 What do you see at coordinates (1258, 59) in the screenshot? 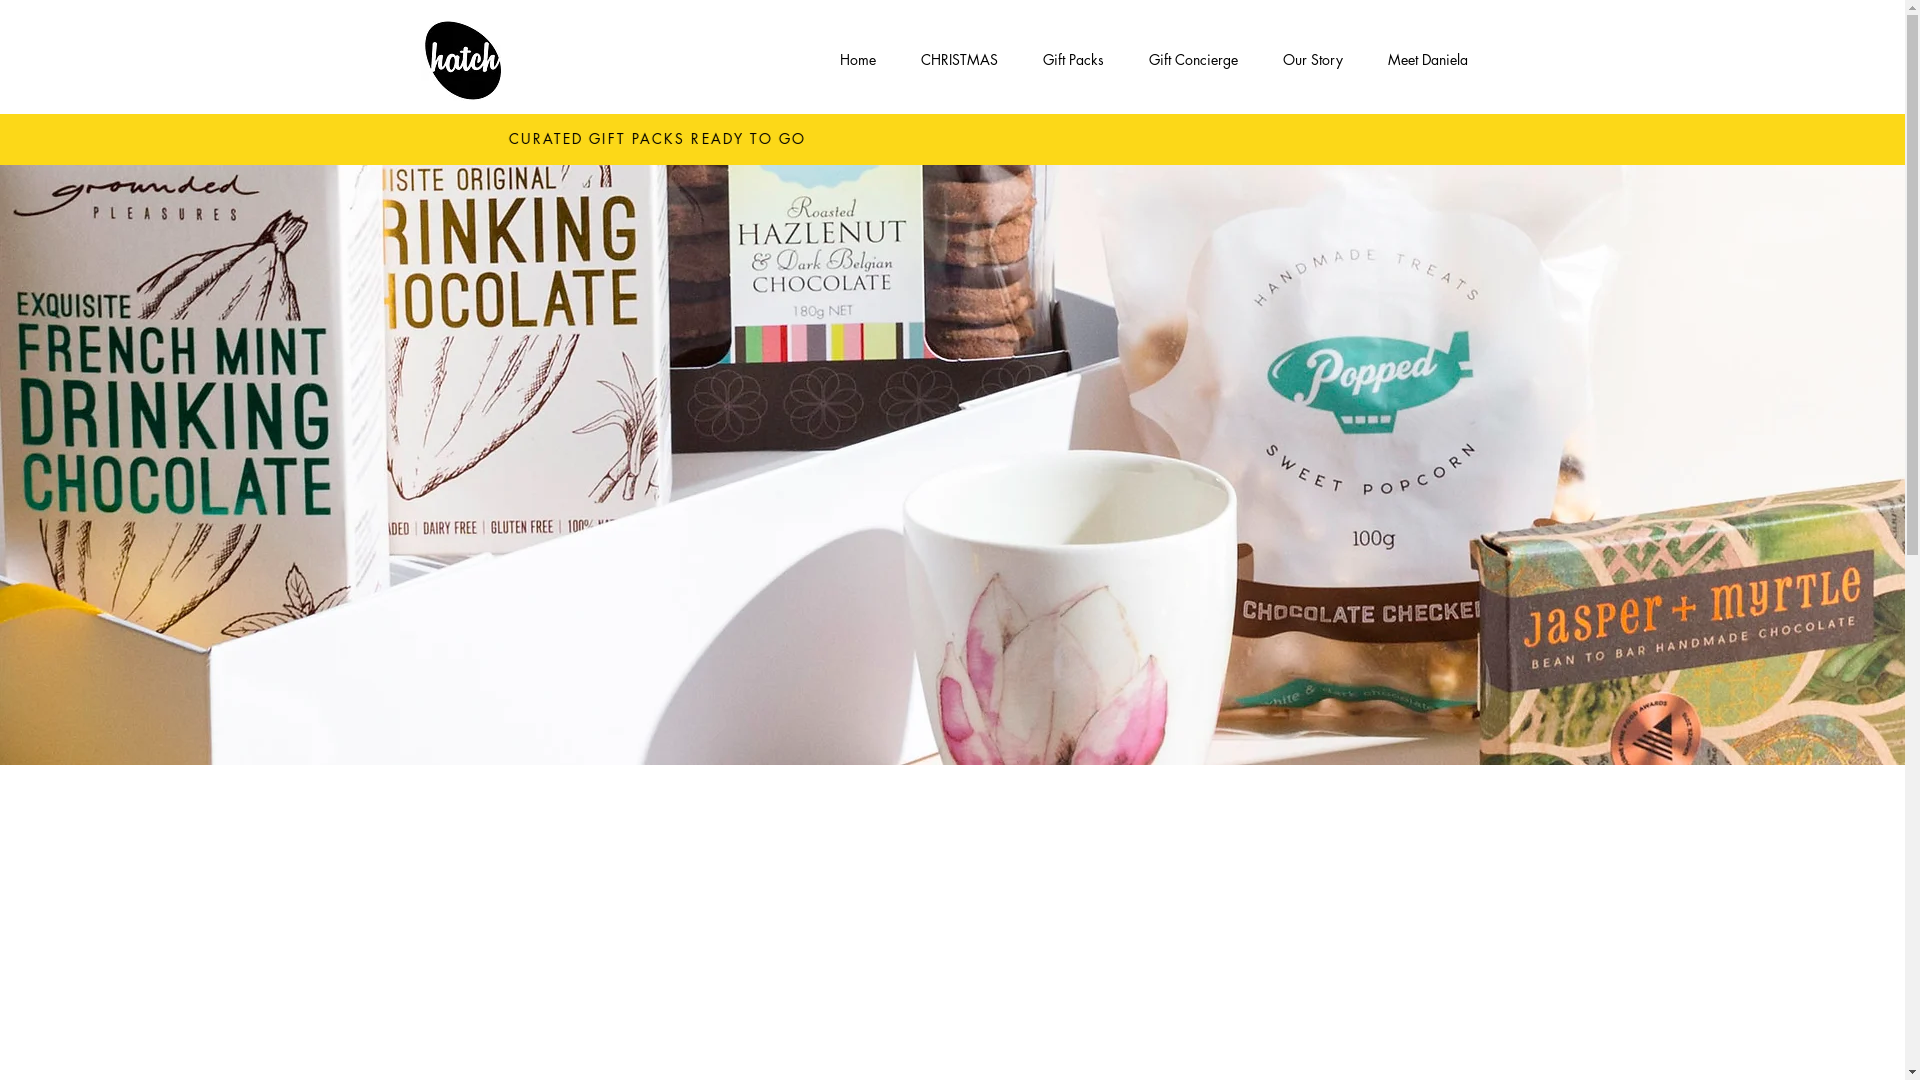
I see `'Our Story'` at bounding box center [1258, 59].